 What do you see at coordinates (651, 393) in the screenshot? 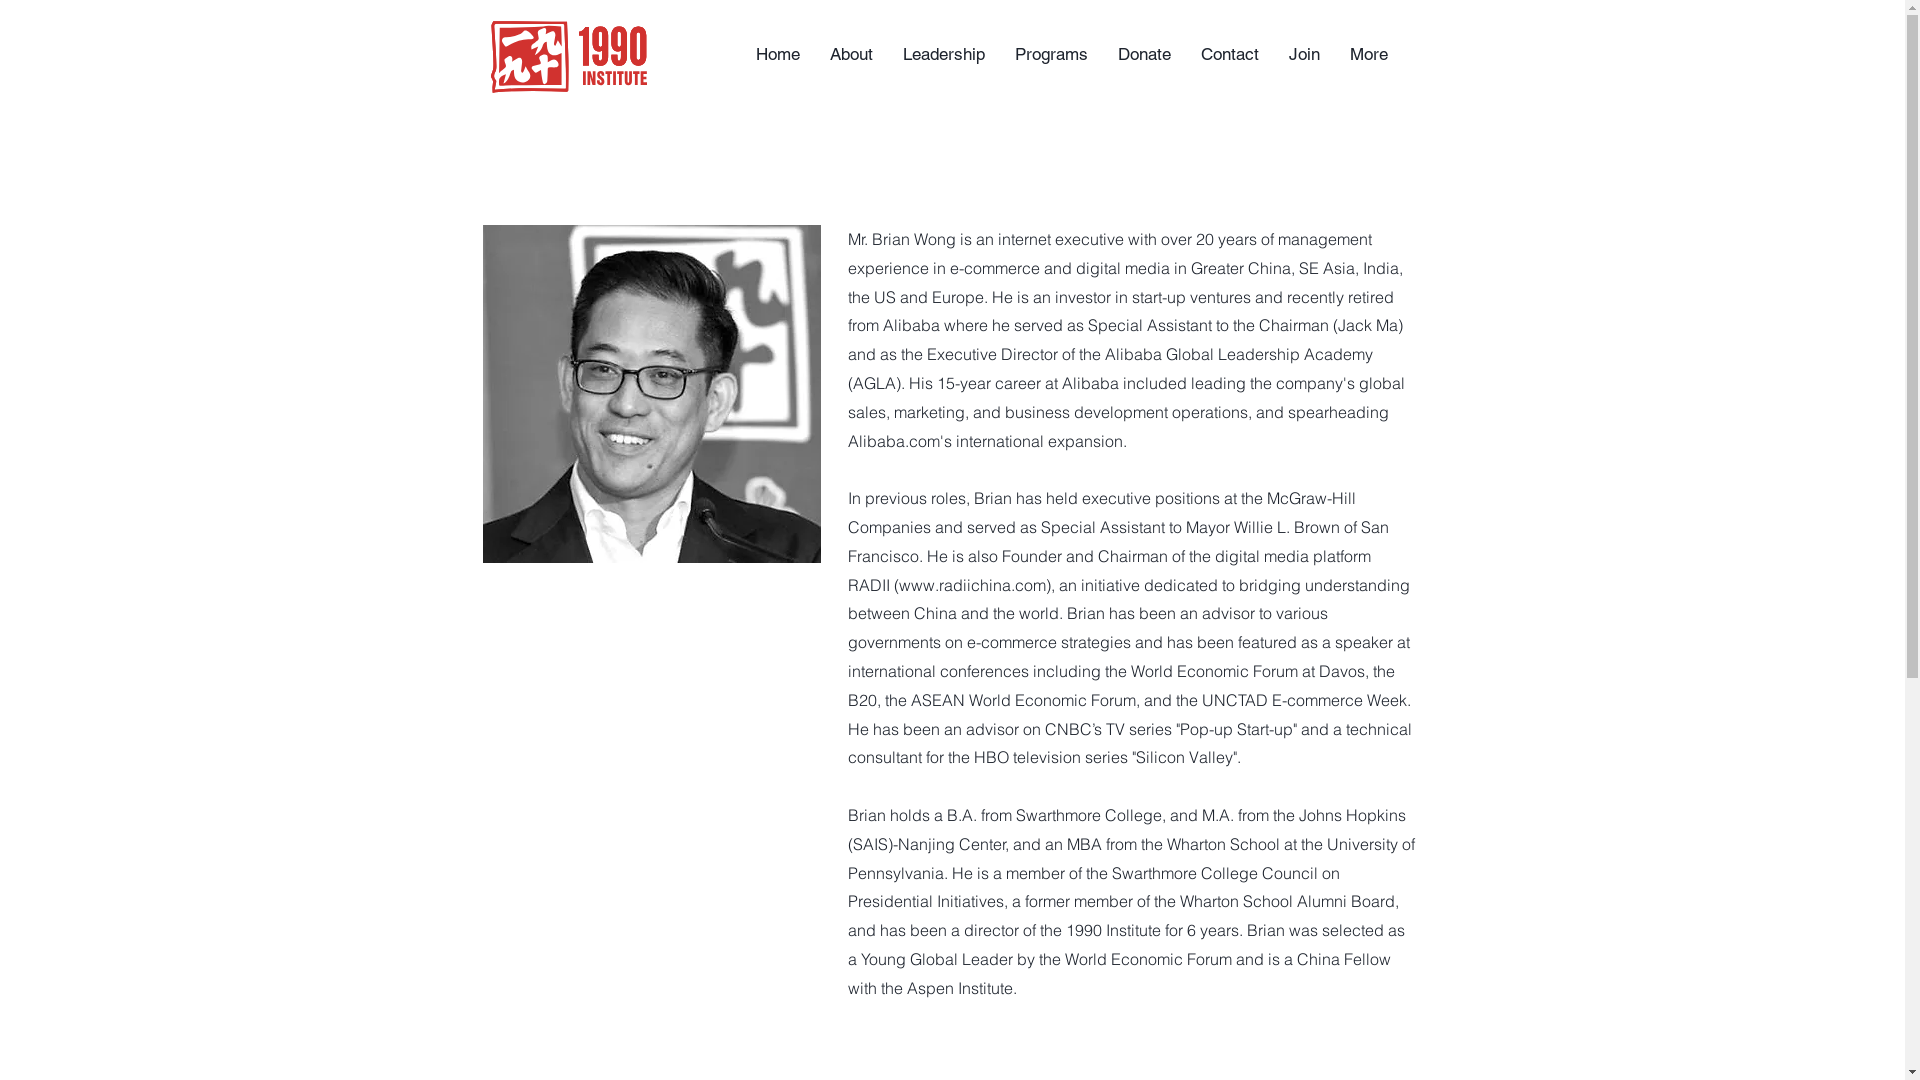
I see `'brian wong_edited.jpg'` at bounding box center [651, 393].